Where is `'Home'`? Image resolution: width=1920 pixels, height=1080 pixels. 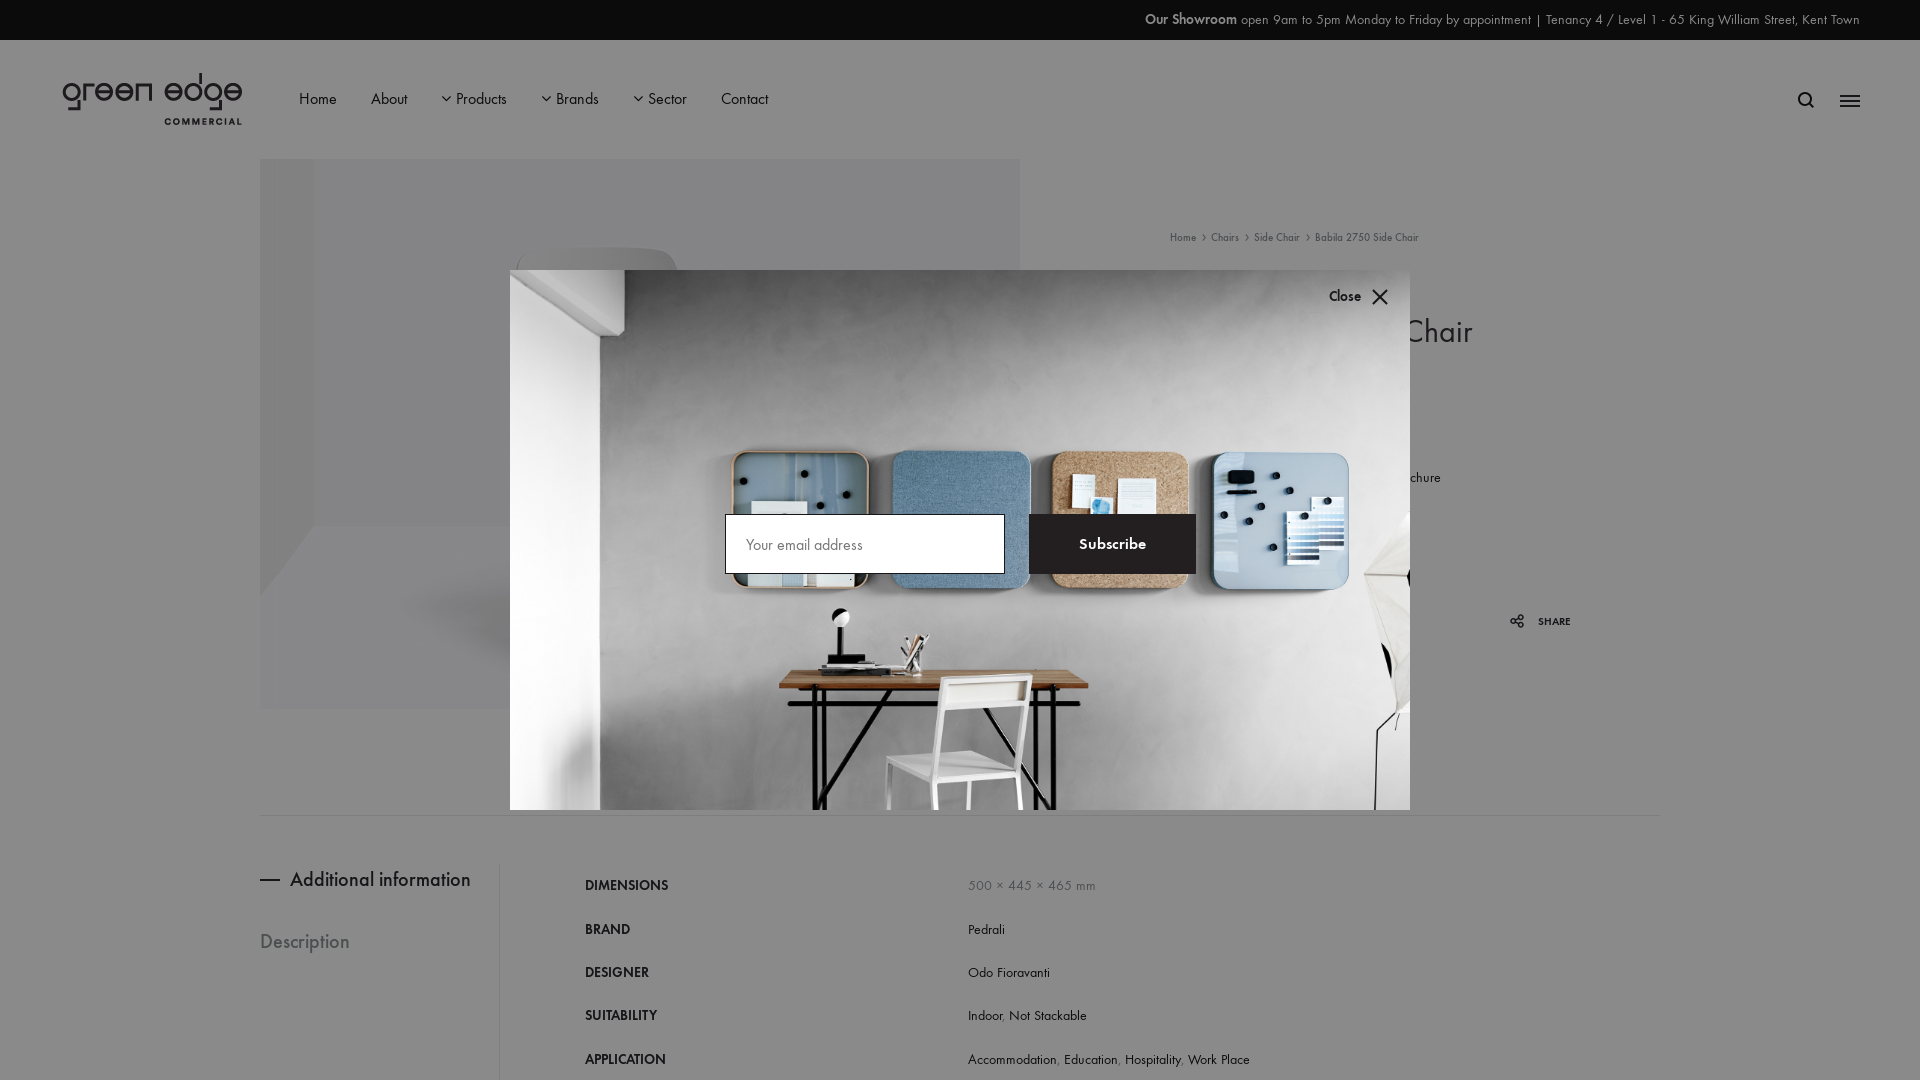
'Home' is located at coordinates (297, 99).